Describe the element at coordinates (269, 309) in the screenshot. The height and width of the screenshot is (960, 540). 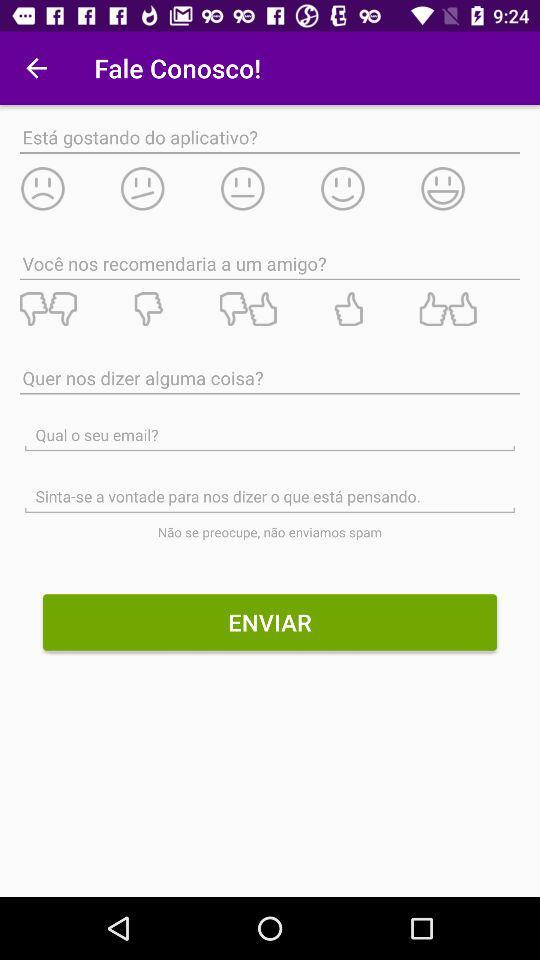
I see `positive or negative opinion` at that location.